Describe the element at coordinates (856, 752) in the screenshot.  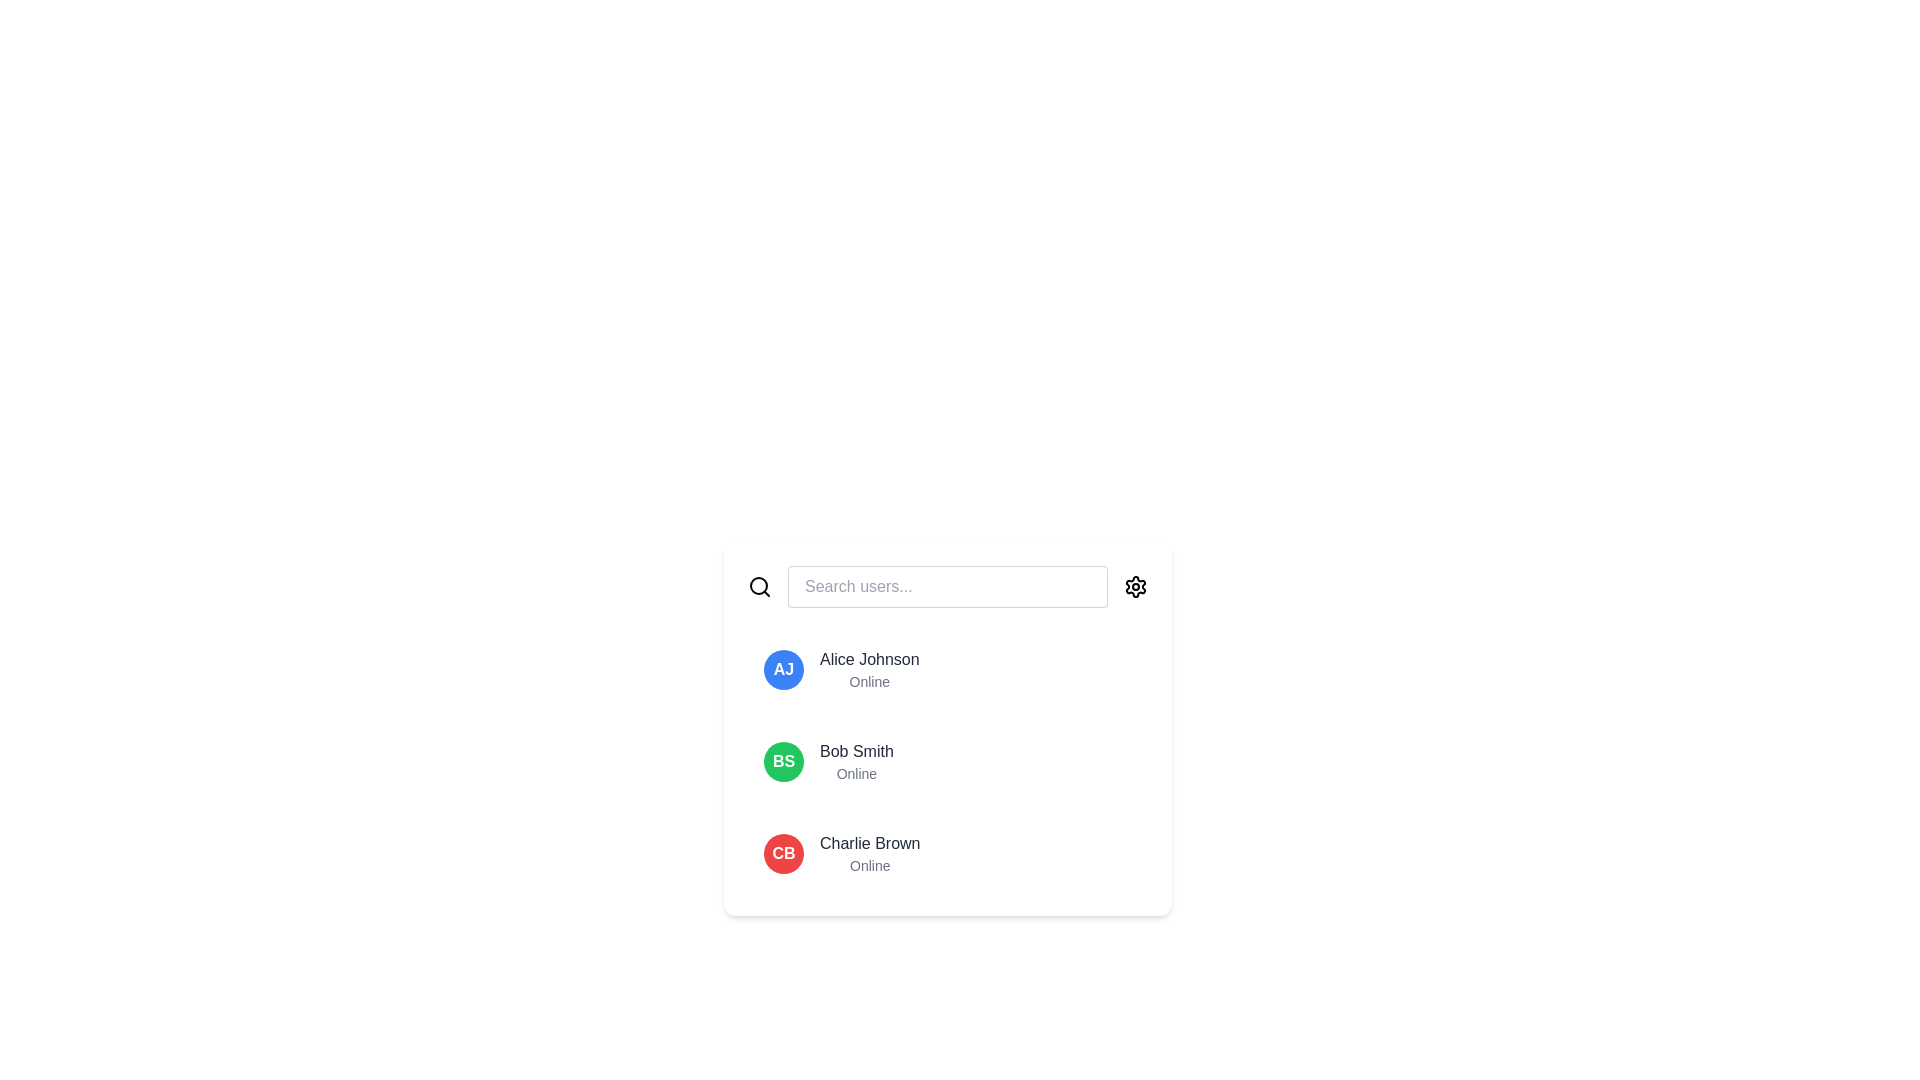
I see `the Text Label displaying the name 'Bob Smith', which is styled in dark gray font and is positioned adjacent to a green circular icon with the initials 'BS'` at that location.